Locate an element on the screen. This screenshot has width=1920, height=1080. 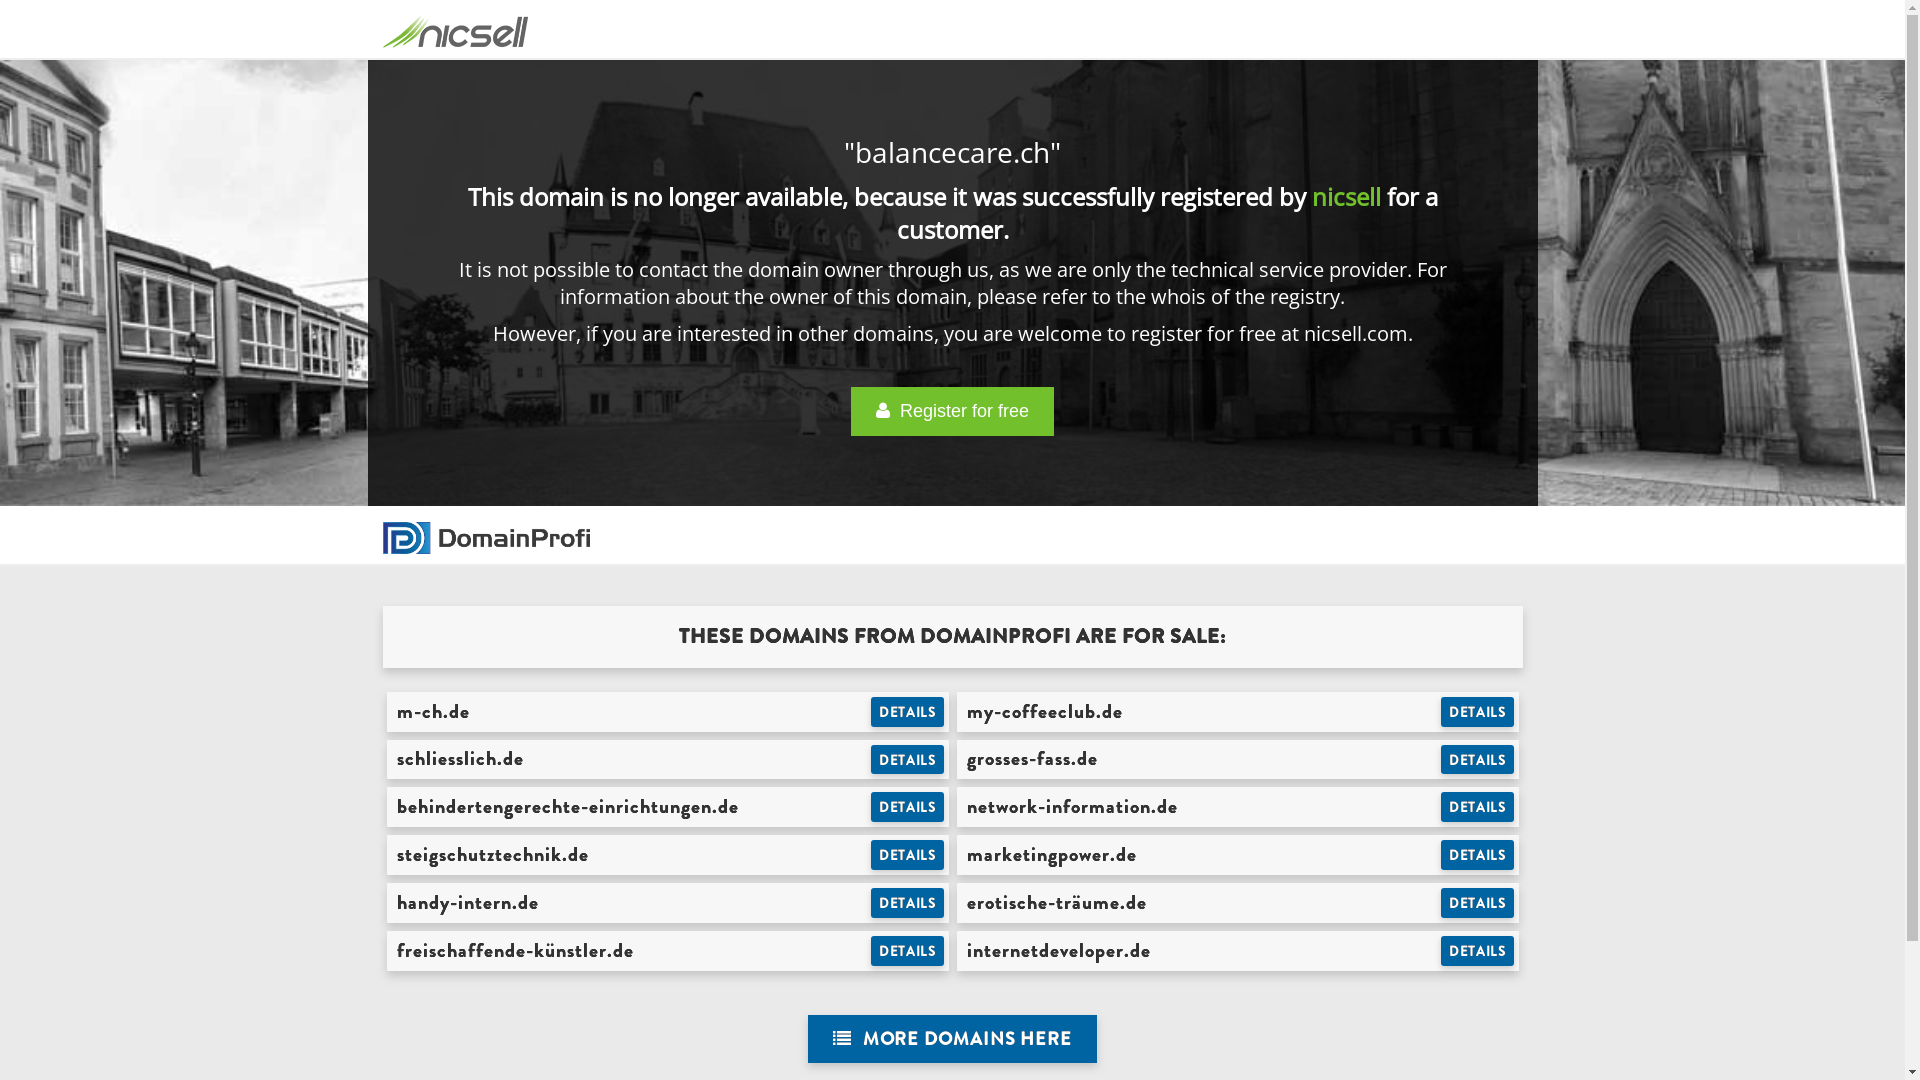
'  Register for free' is located at coordinates (951, 410).